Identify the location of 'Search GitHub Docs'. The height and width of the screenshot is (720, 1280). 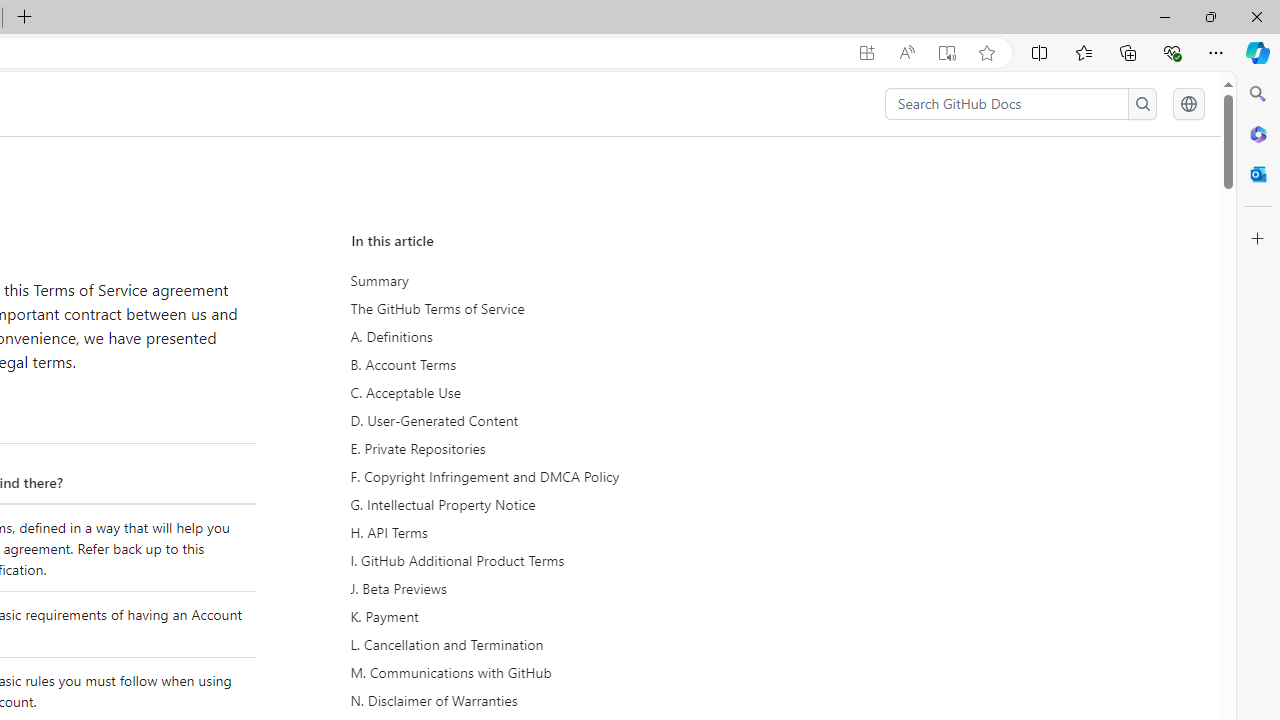
(1007, 104).